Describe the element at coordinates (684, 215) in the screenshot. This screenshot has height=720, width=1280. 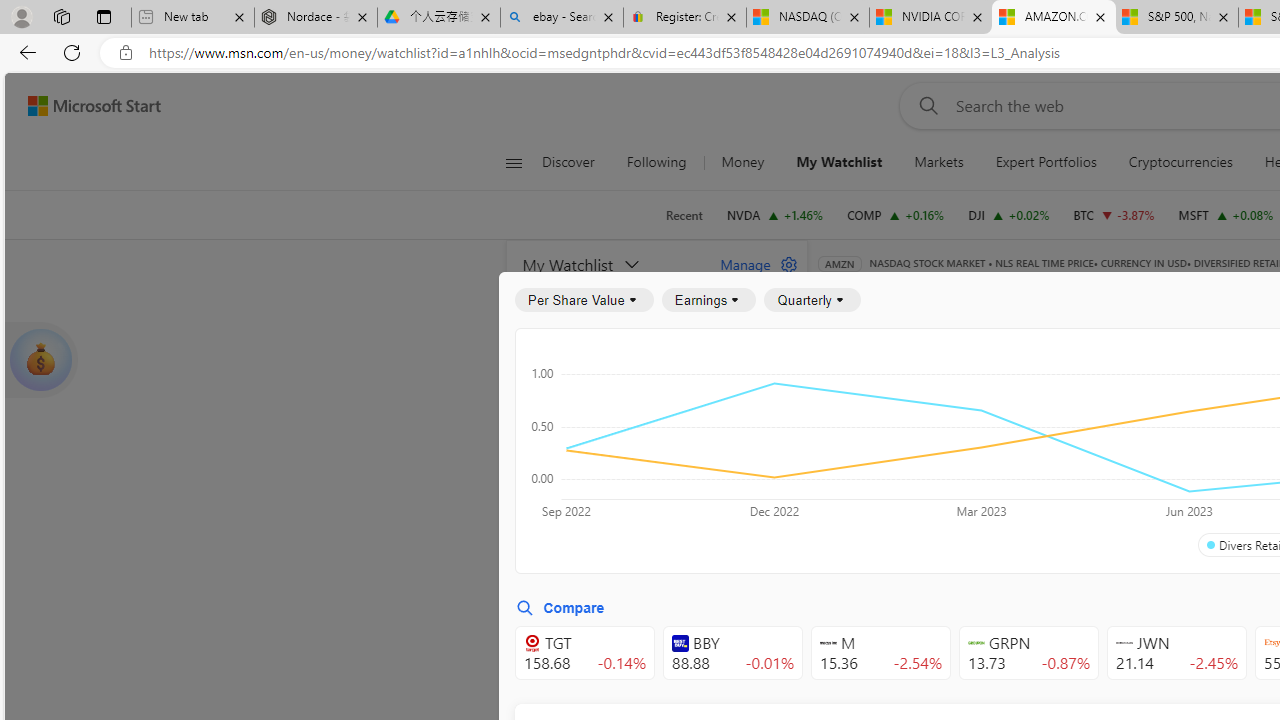
I see `'Recent'` at that location.